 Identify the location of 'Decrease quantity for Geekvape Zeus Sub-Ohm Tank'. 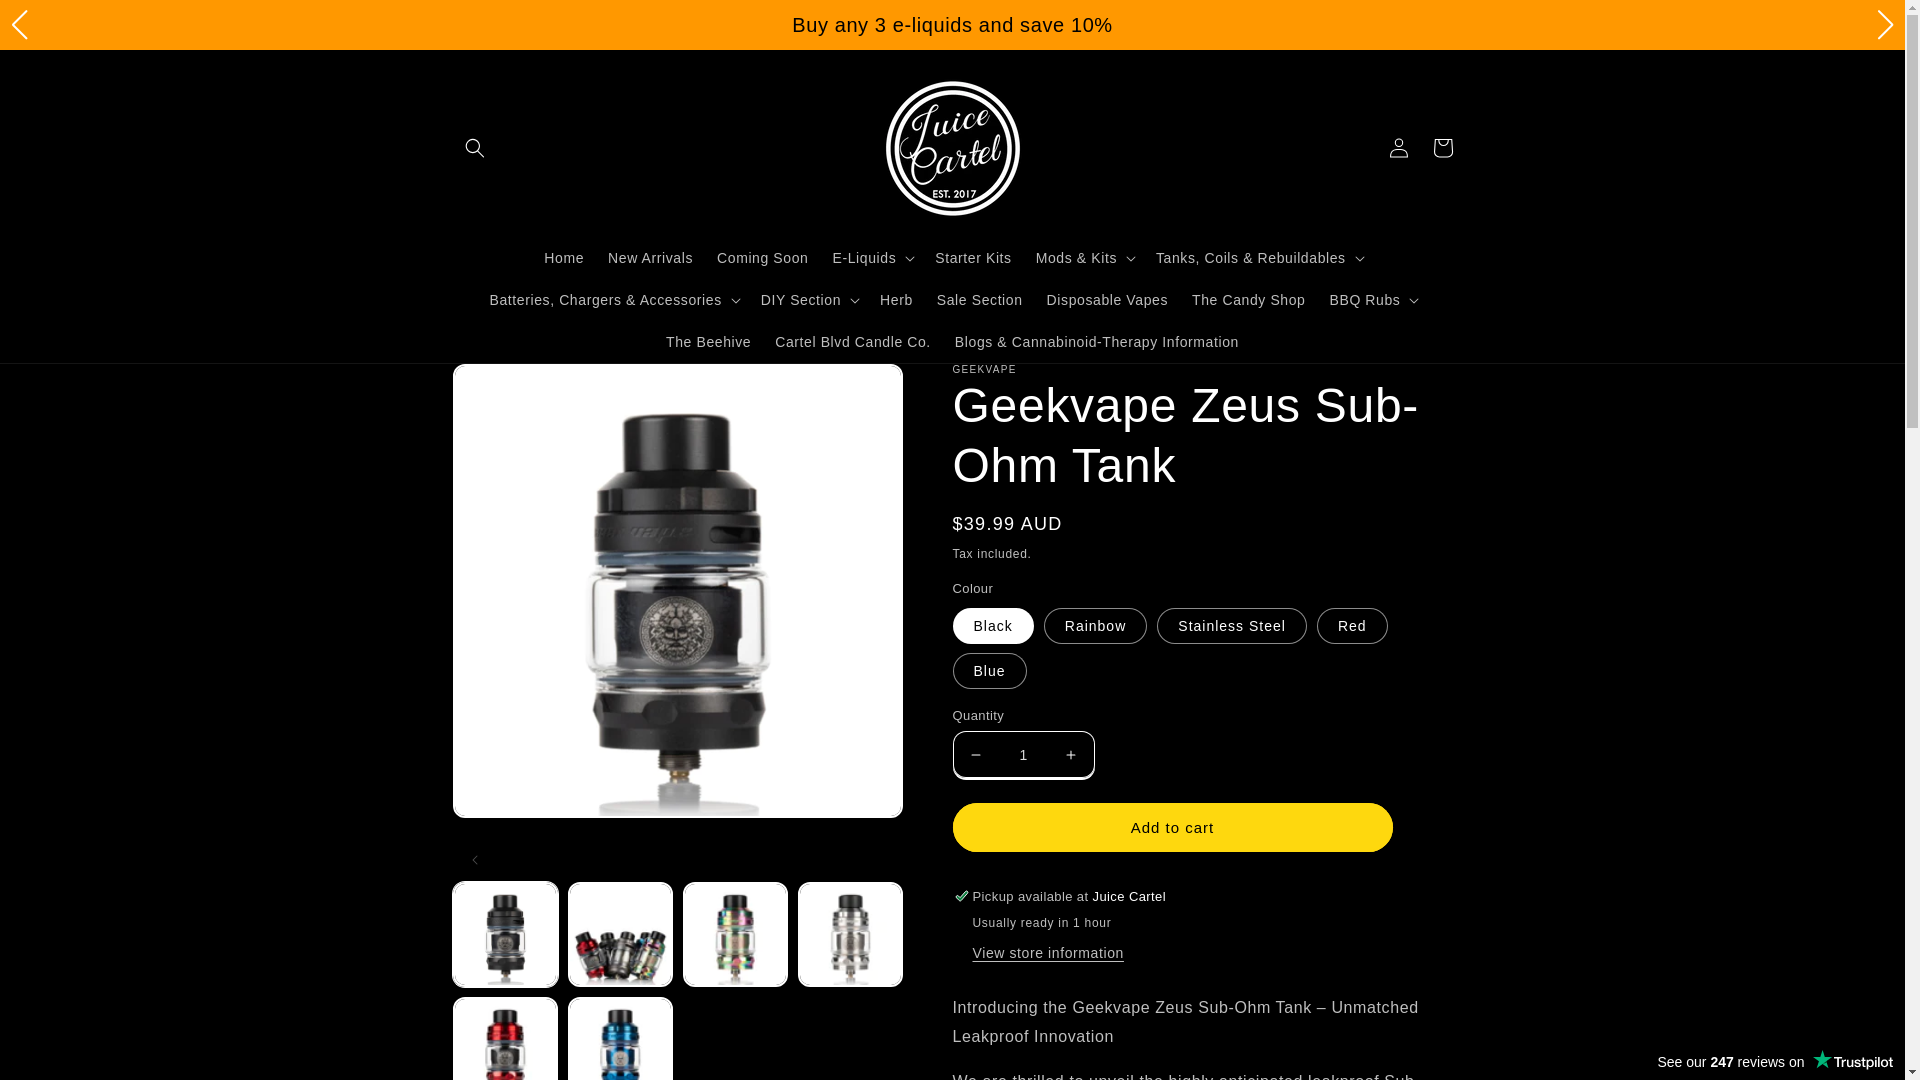
(976, 754).